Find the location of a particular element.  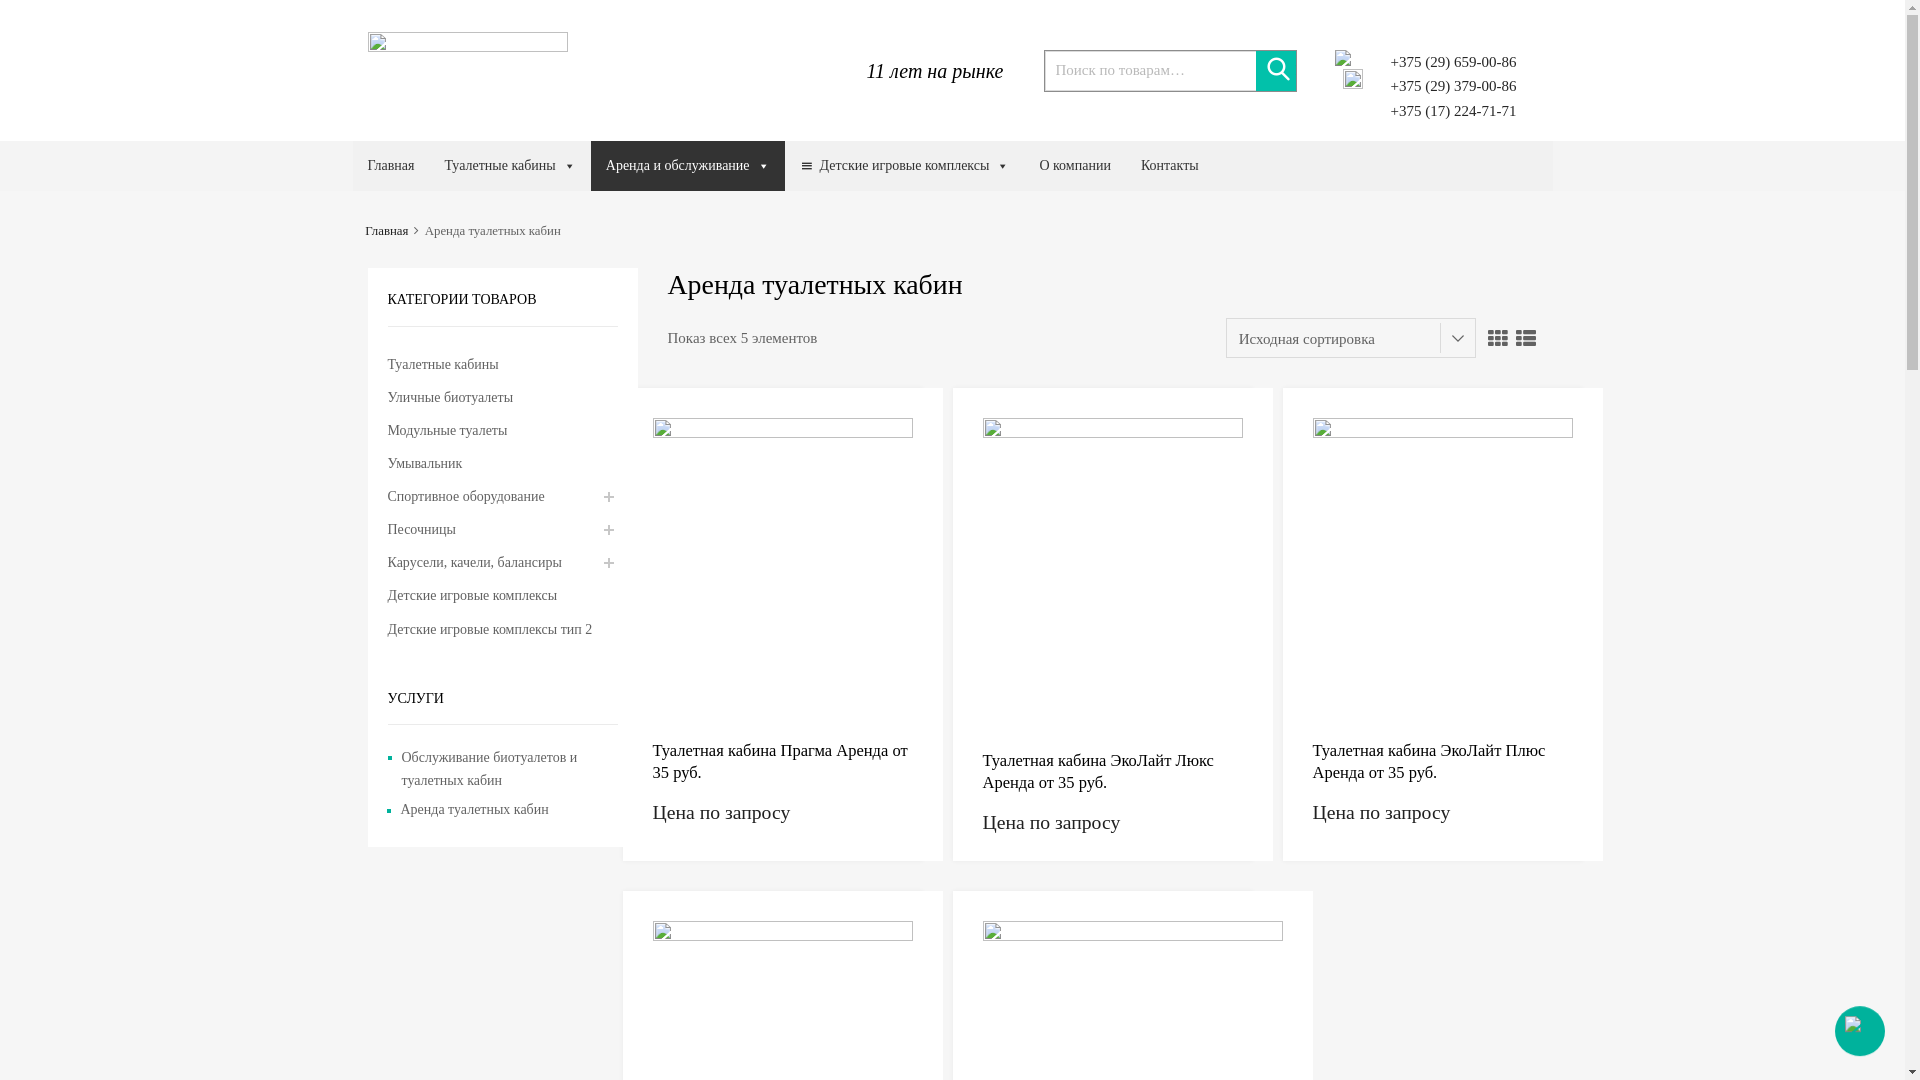

'+375 (17) 224-71-71' is located at coordinates (1444, 111).